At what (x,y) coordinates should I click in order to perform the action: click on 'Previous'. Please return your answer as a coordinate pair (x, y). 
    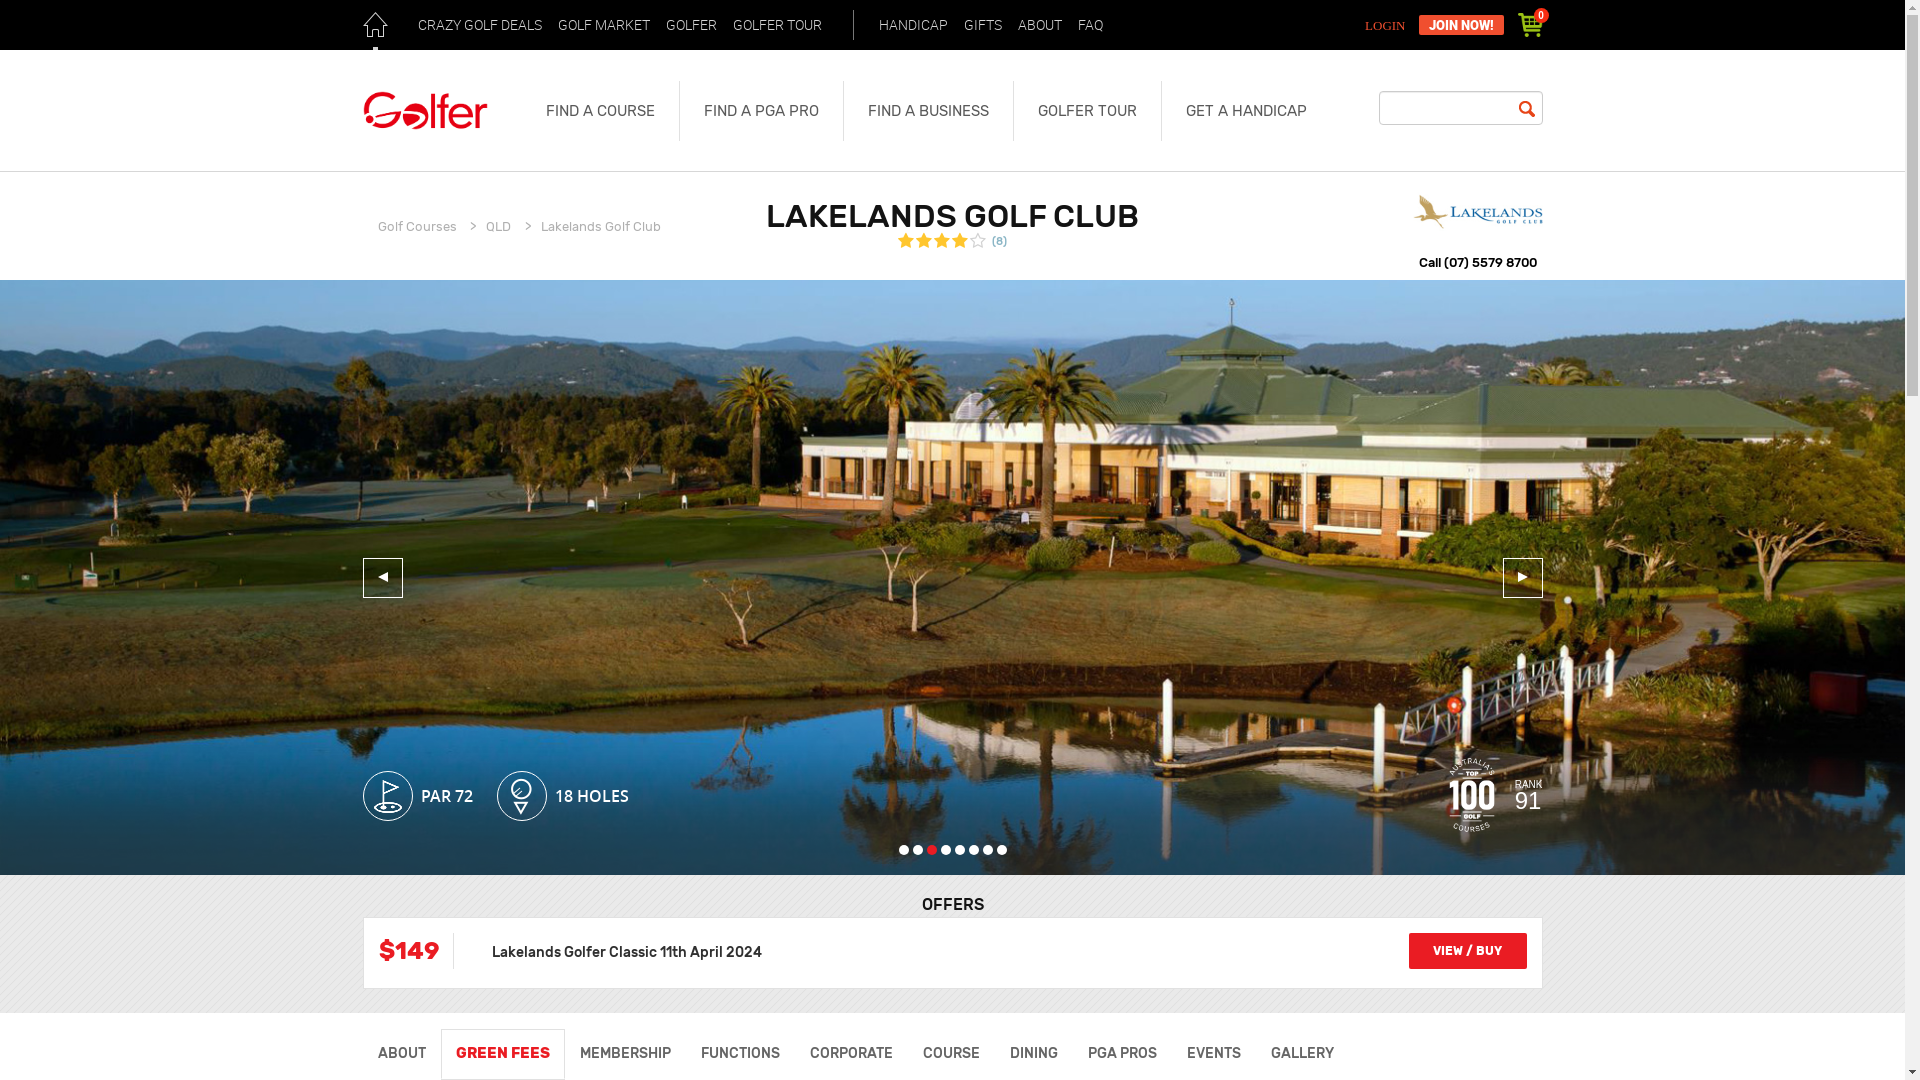
    Looking at the image, I should click on (382, 578).